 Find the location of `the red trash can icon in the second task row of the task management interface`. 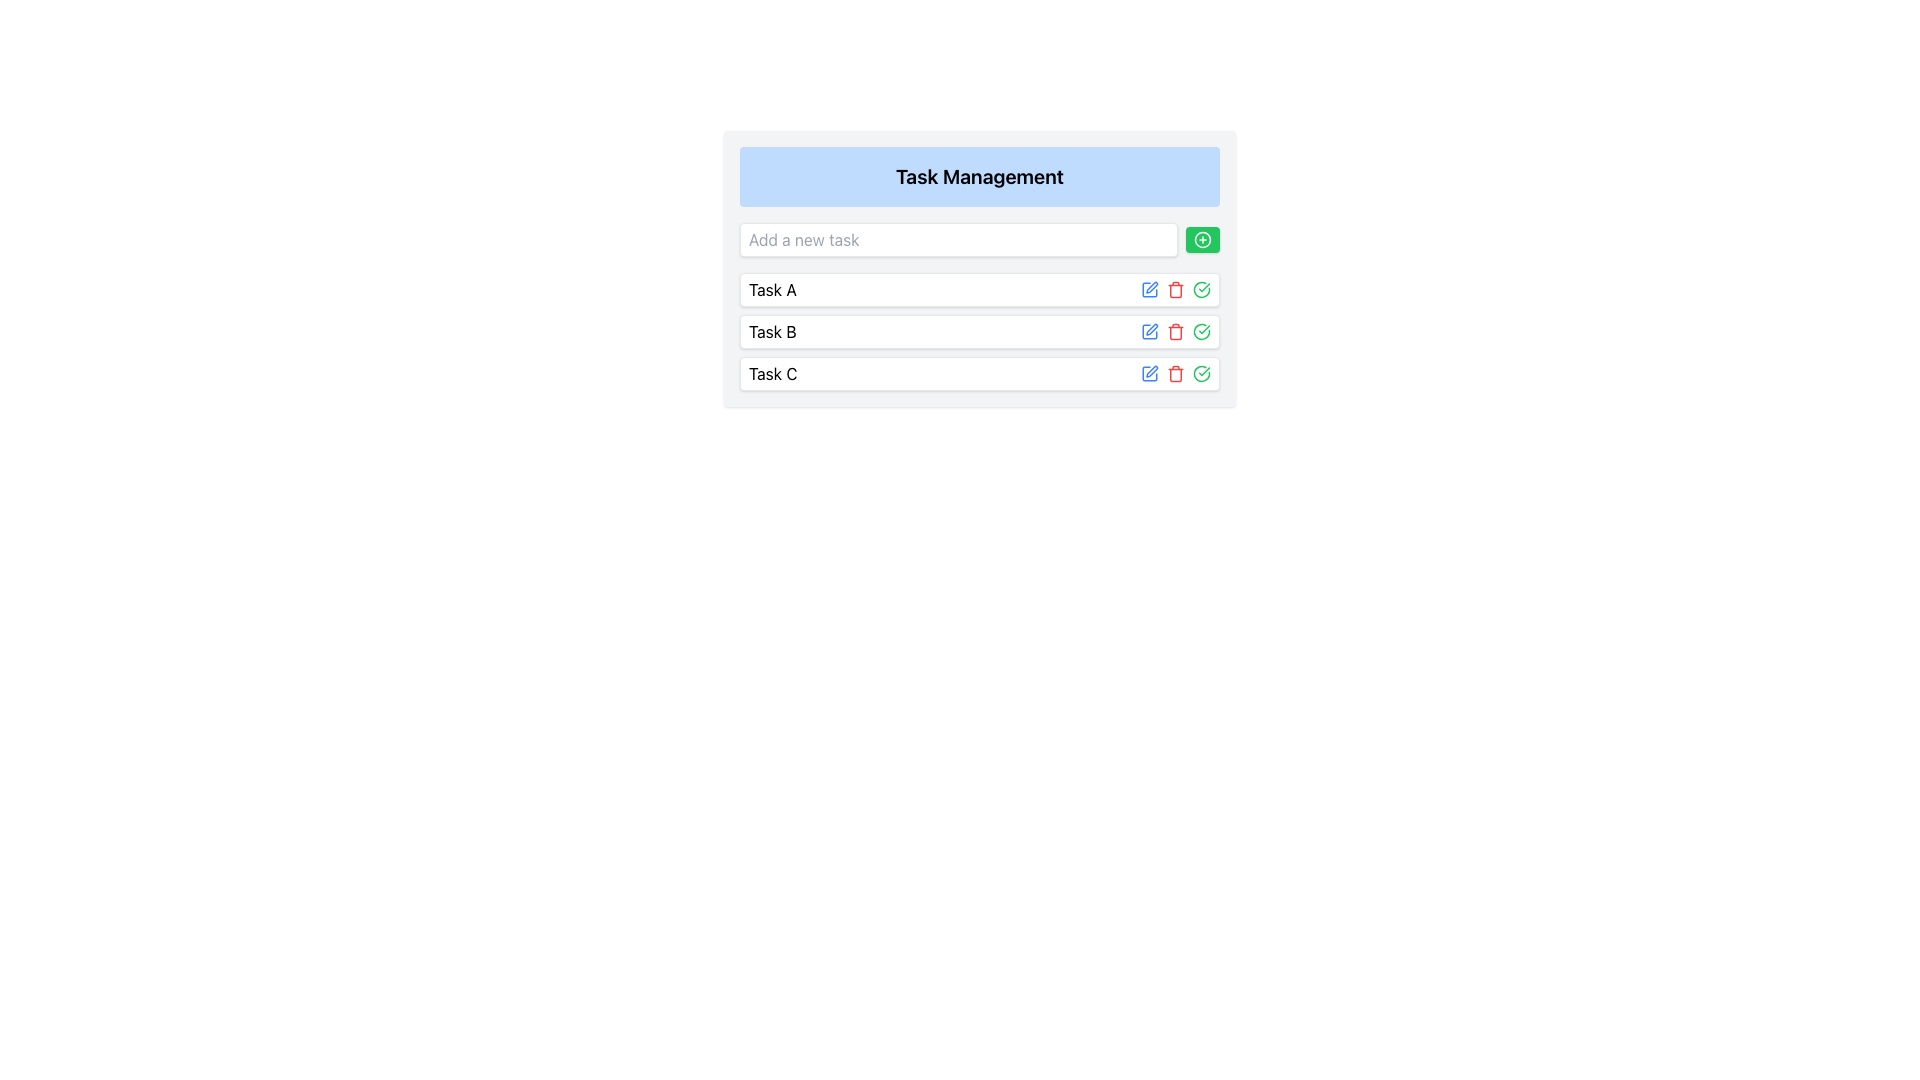

the red trash can icon in the second task row of the task management interface is located at coordinates (1176, 330).